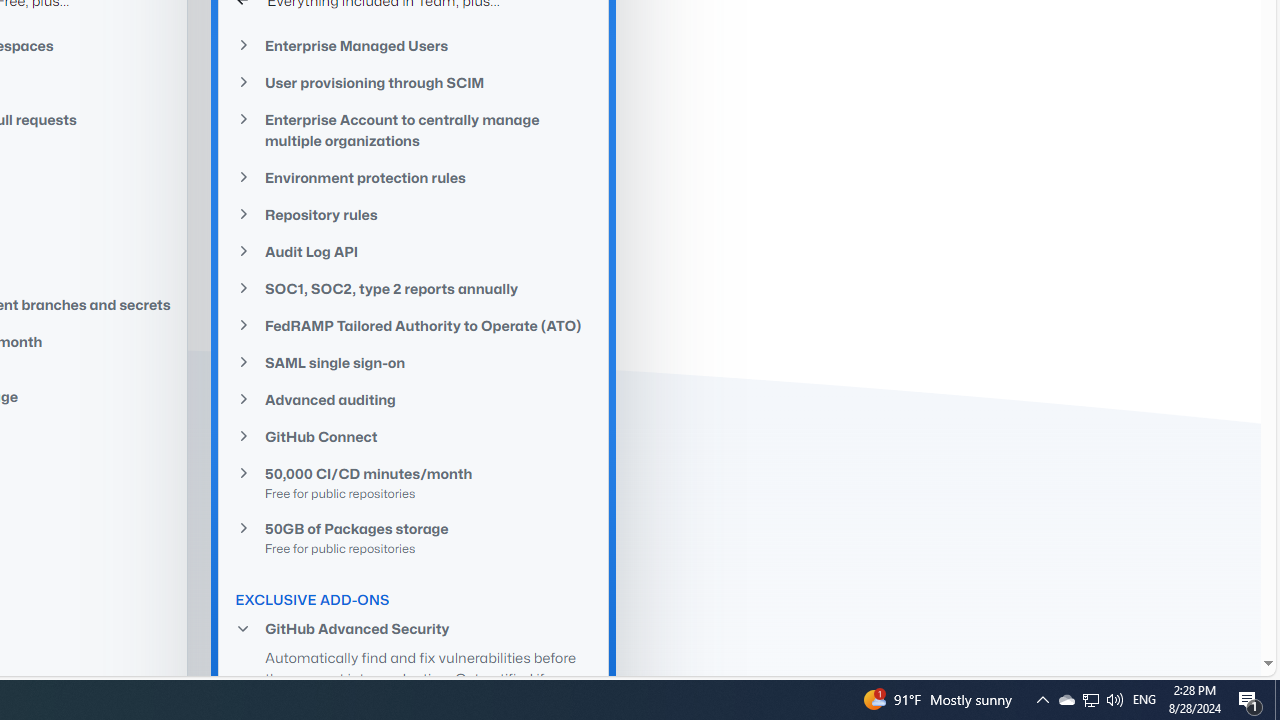  What do you see at coordinates (413, 250) in the screenshot?
I see `'Audit Log API'` at bounding box center [413, 250].